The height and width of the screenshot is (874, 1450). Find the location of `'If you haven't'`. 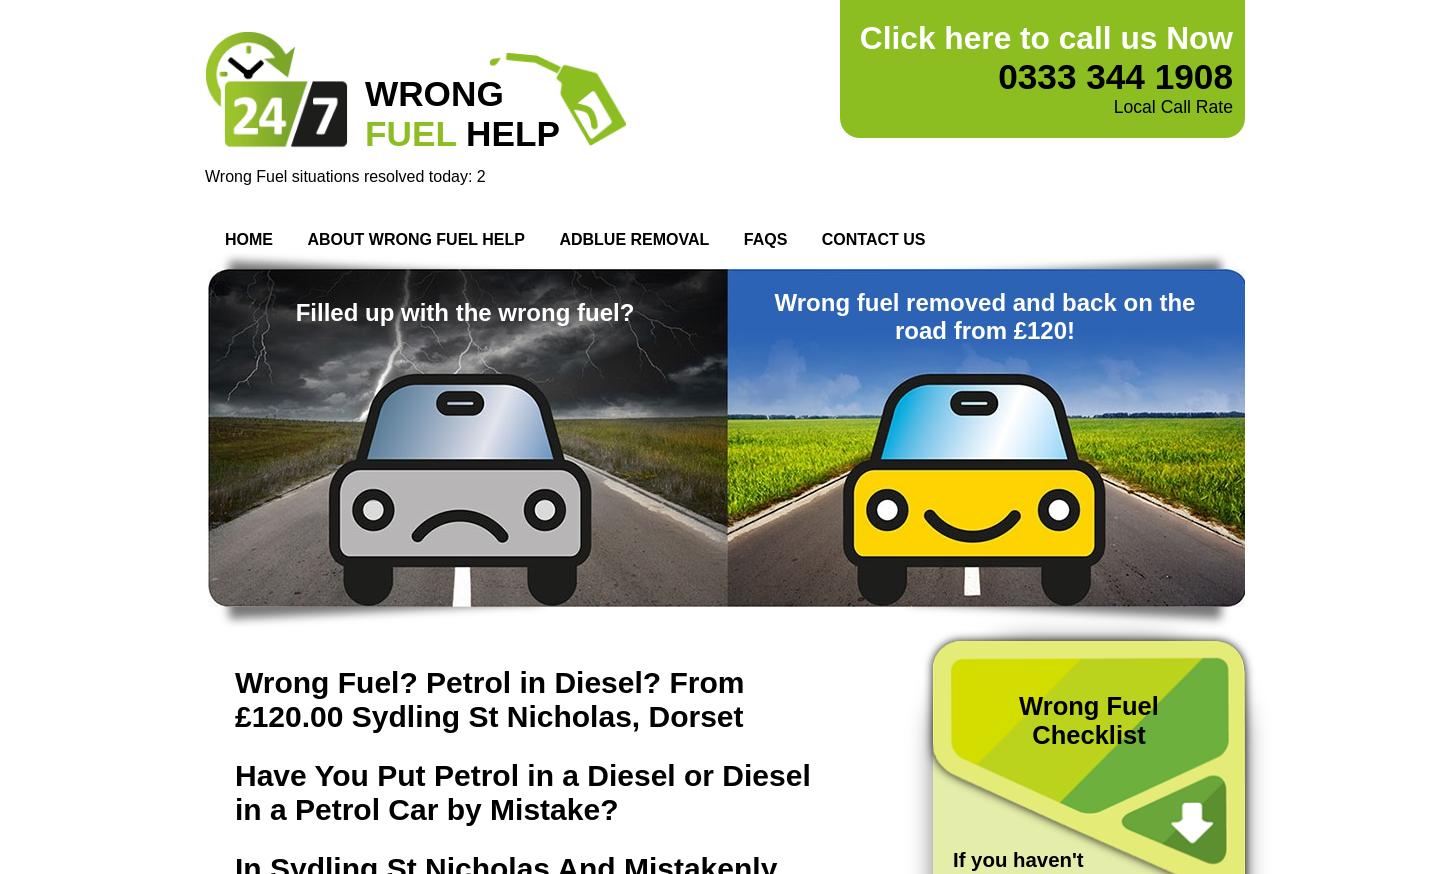

'If you haven't' is located at coordinates (1018, 858).